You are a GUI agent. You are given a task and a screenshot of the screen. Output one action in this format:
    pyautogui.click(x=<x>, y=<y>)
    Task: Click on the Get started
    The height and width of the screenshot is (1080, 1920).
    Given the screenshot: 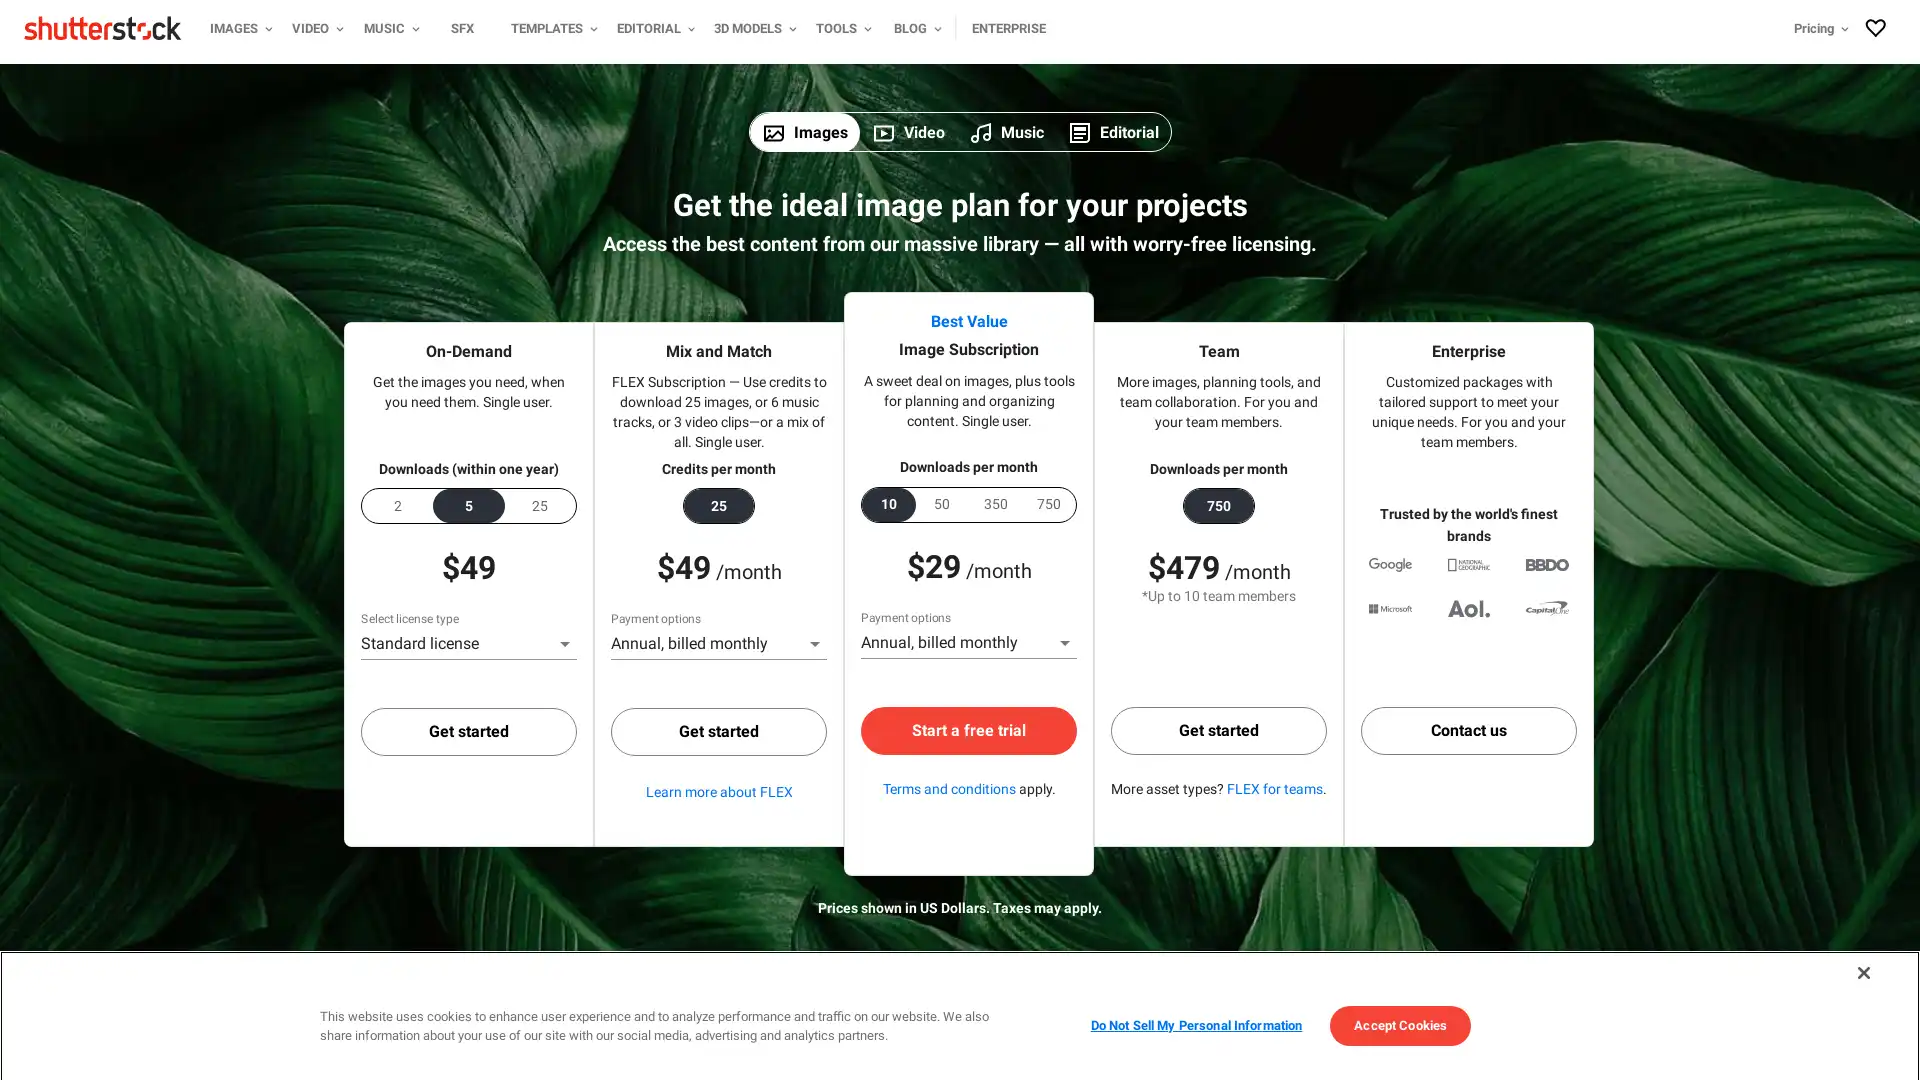 What is the action you would take?
    pyautogui.click(x=468, y=732)
    